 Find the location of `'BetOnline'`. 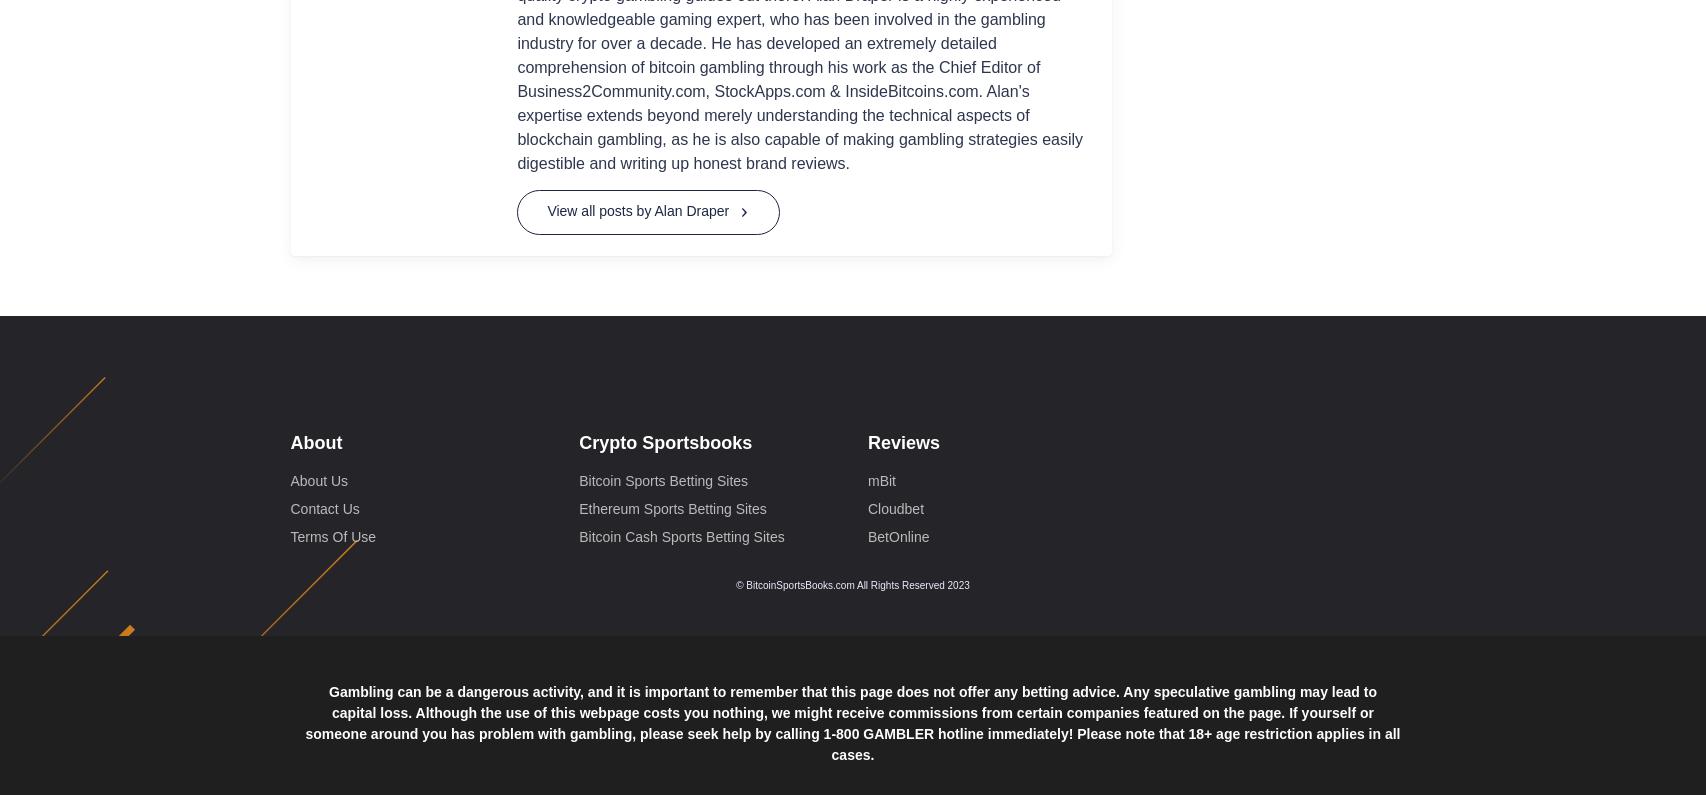

'BetOnline' is located at coordinates (898, 168).